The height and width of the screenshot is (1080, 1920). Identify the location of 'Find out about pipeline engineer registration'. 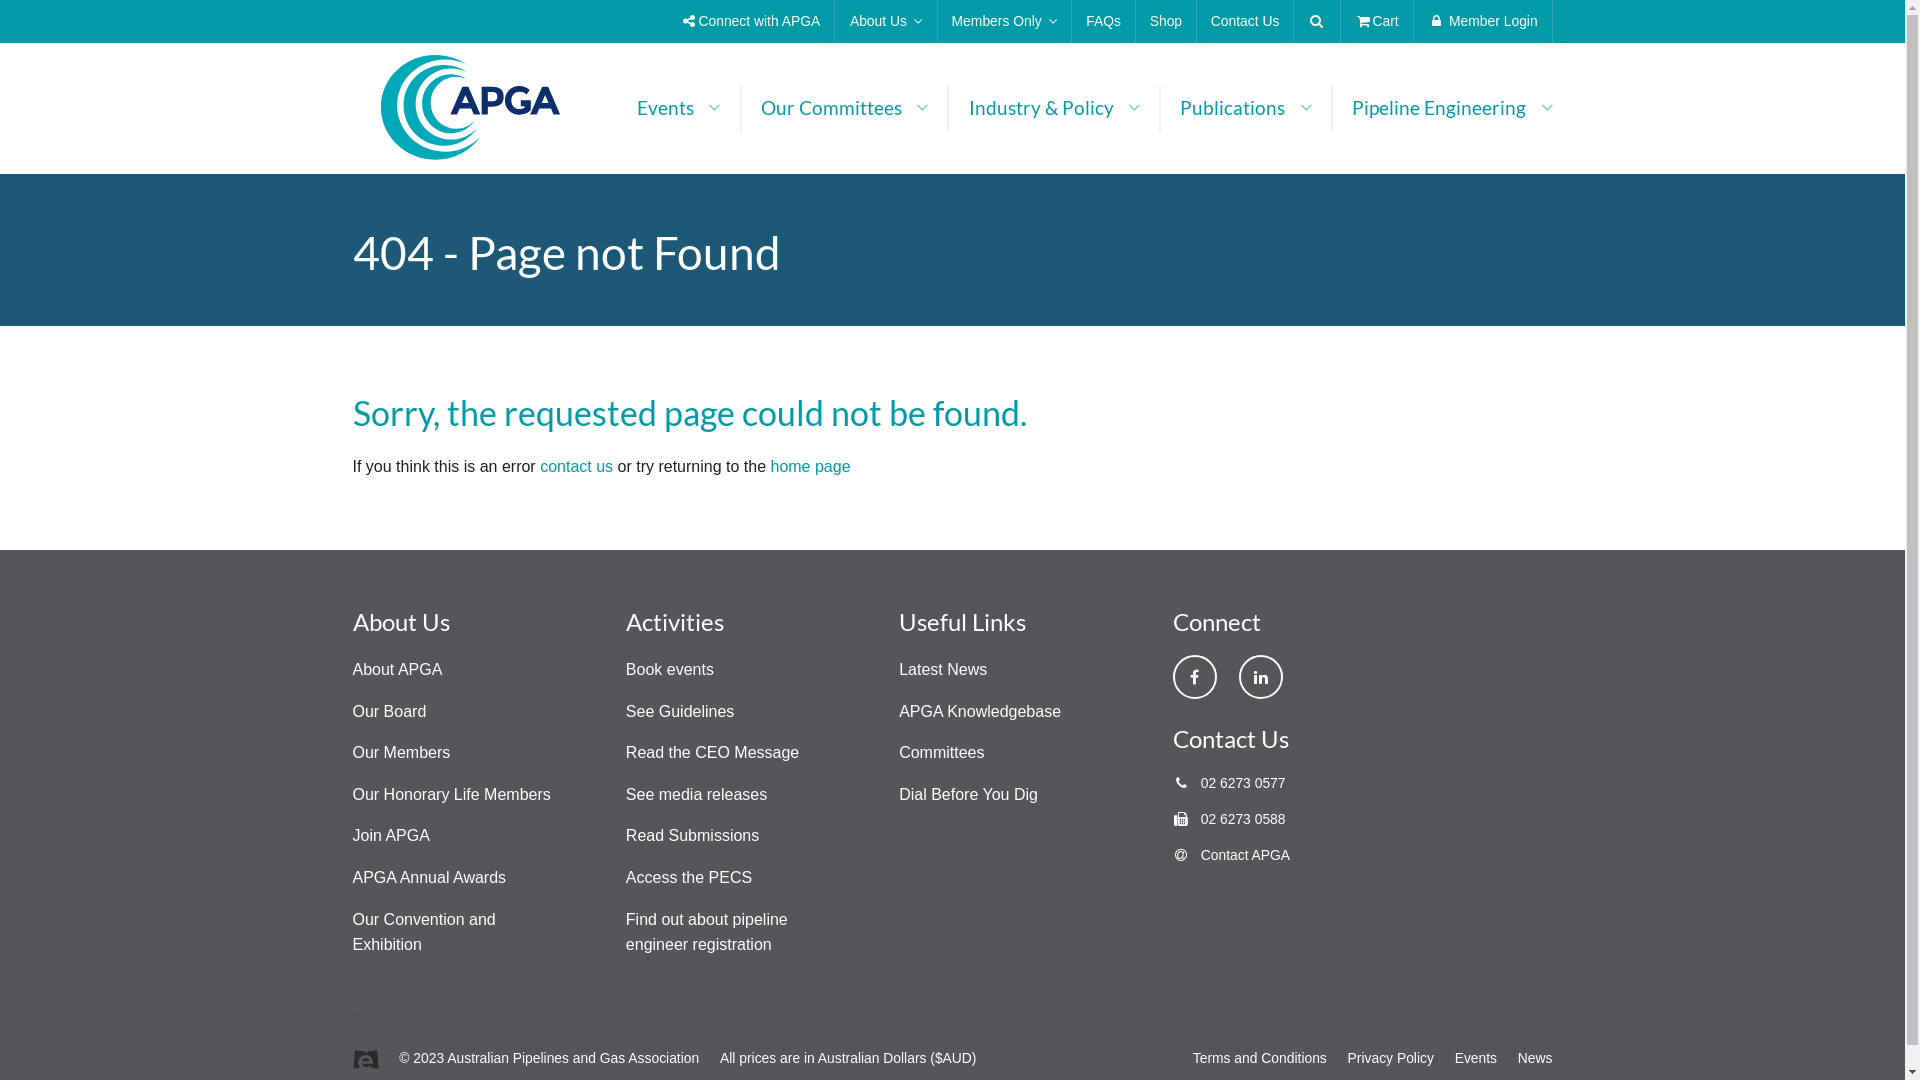
(706, 932).